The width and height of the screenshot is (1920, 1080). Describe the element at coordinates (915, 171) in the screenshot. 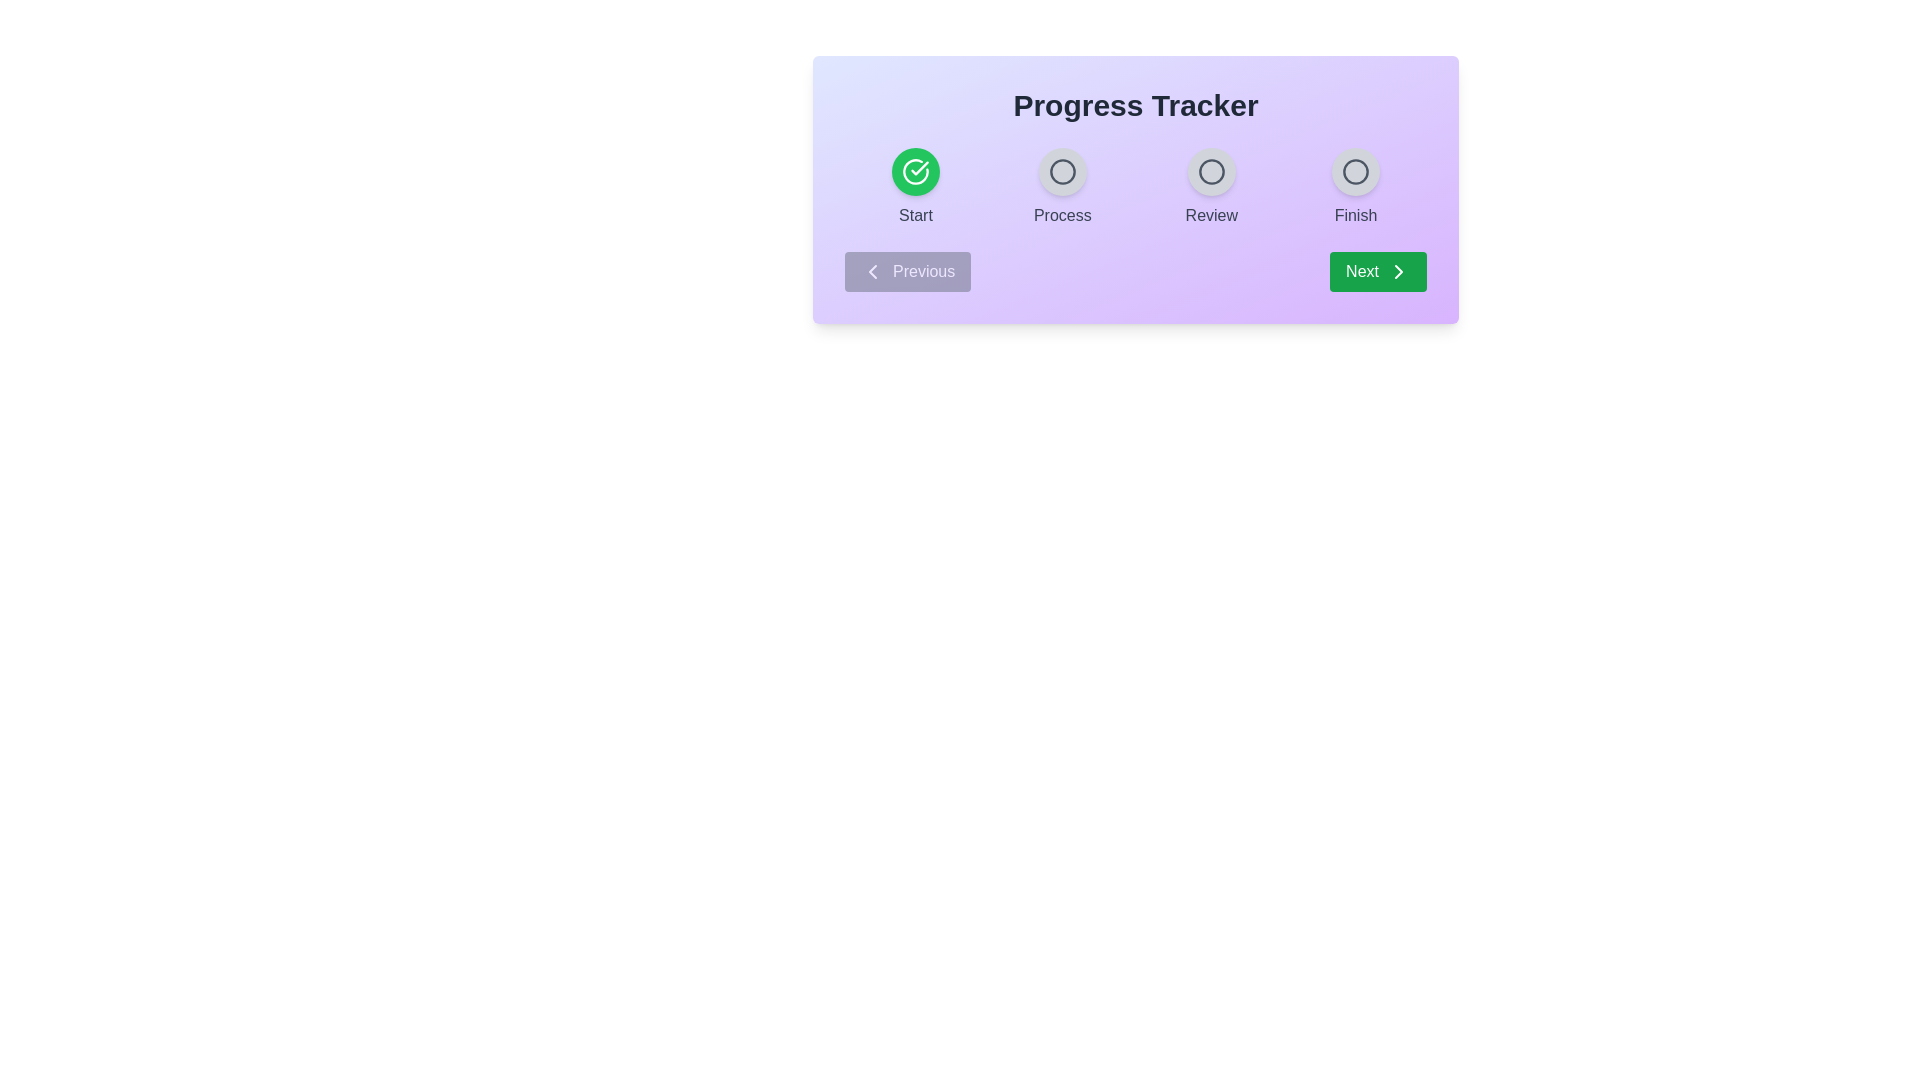

I see `the circular icon with a green background and white outline featuring a check mark symbol, located in the top-left part of the 'Progress Tracker' section` at that location.